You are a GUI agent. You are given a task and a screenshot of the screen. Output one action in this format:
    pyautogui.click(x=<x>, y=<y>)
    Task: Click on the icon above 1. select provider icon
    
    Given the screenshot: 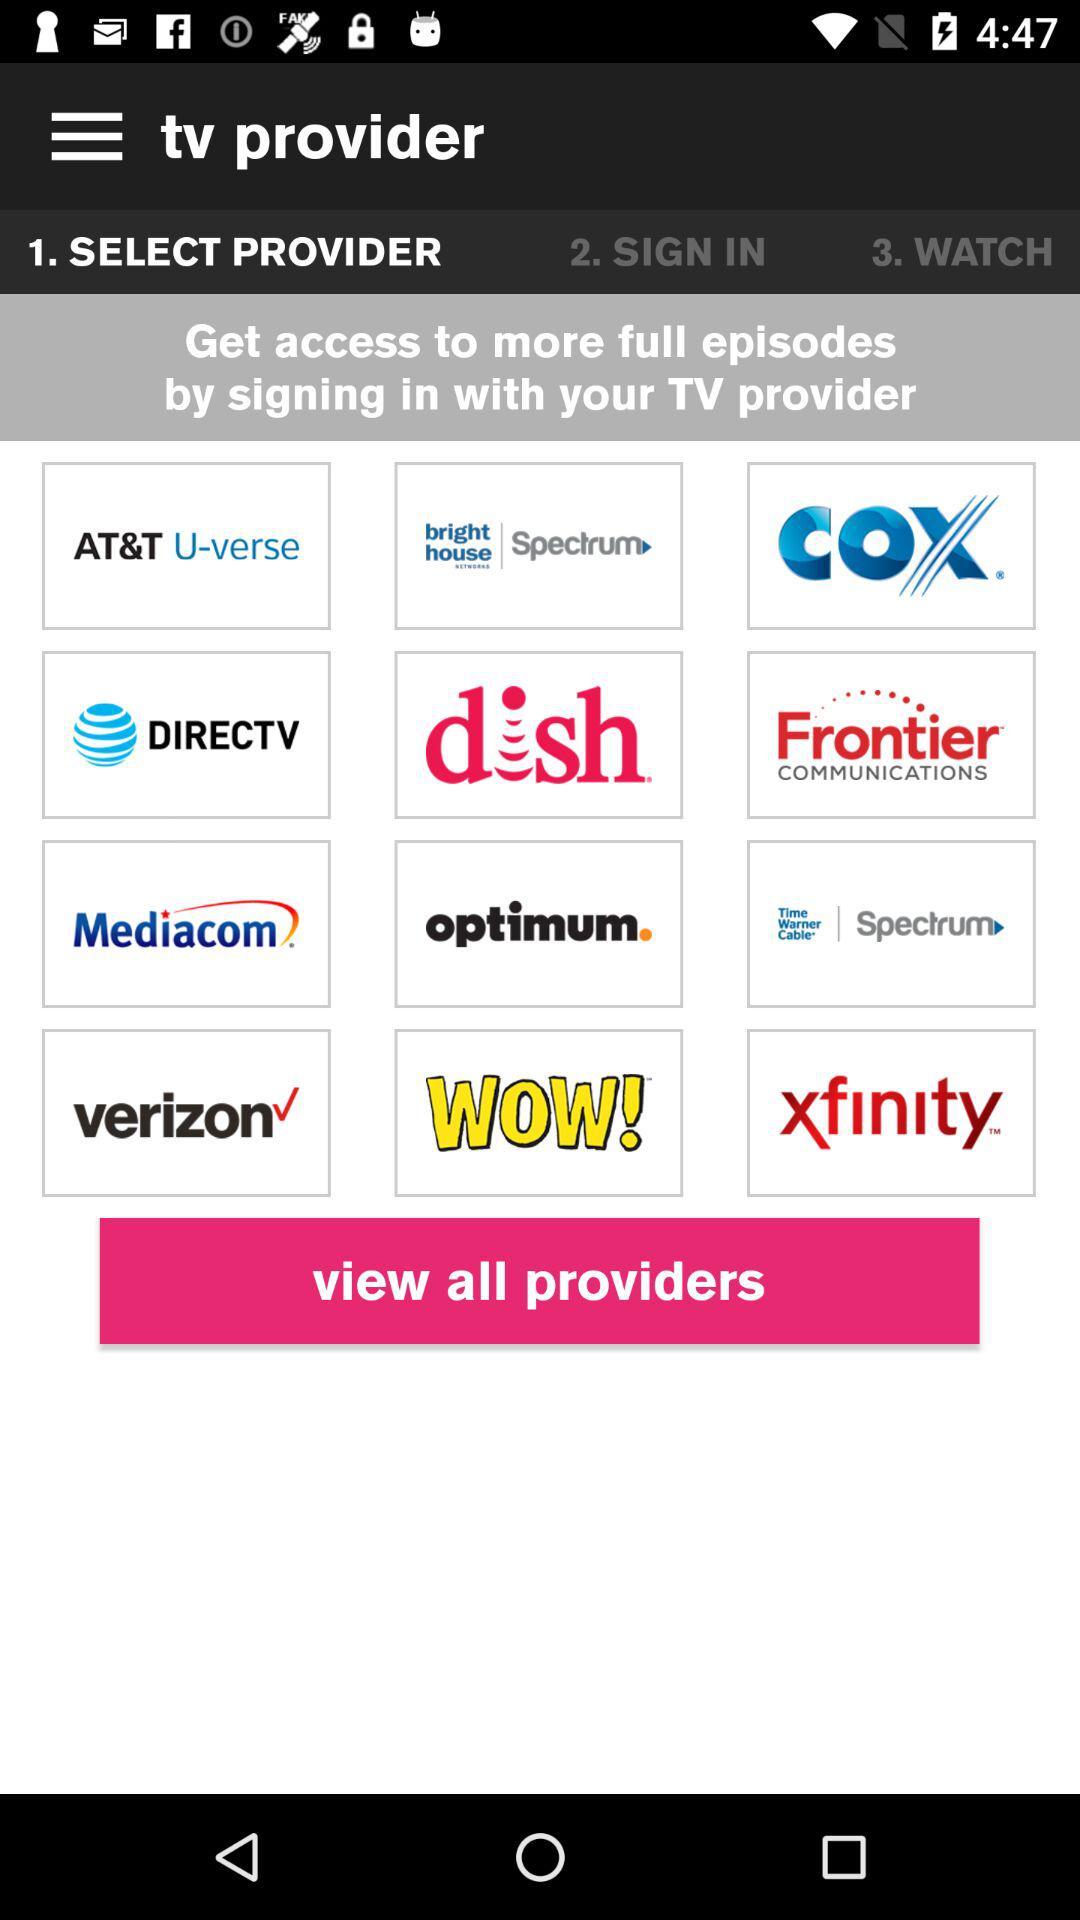 What is the action you would take?
    pyautogui.click(x=79, y=135)
    